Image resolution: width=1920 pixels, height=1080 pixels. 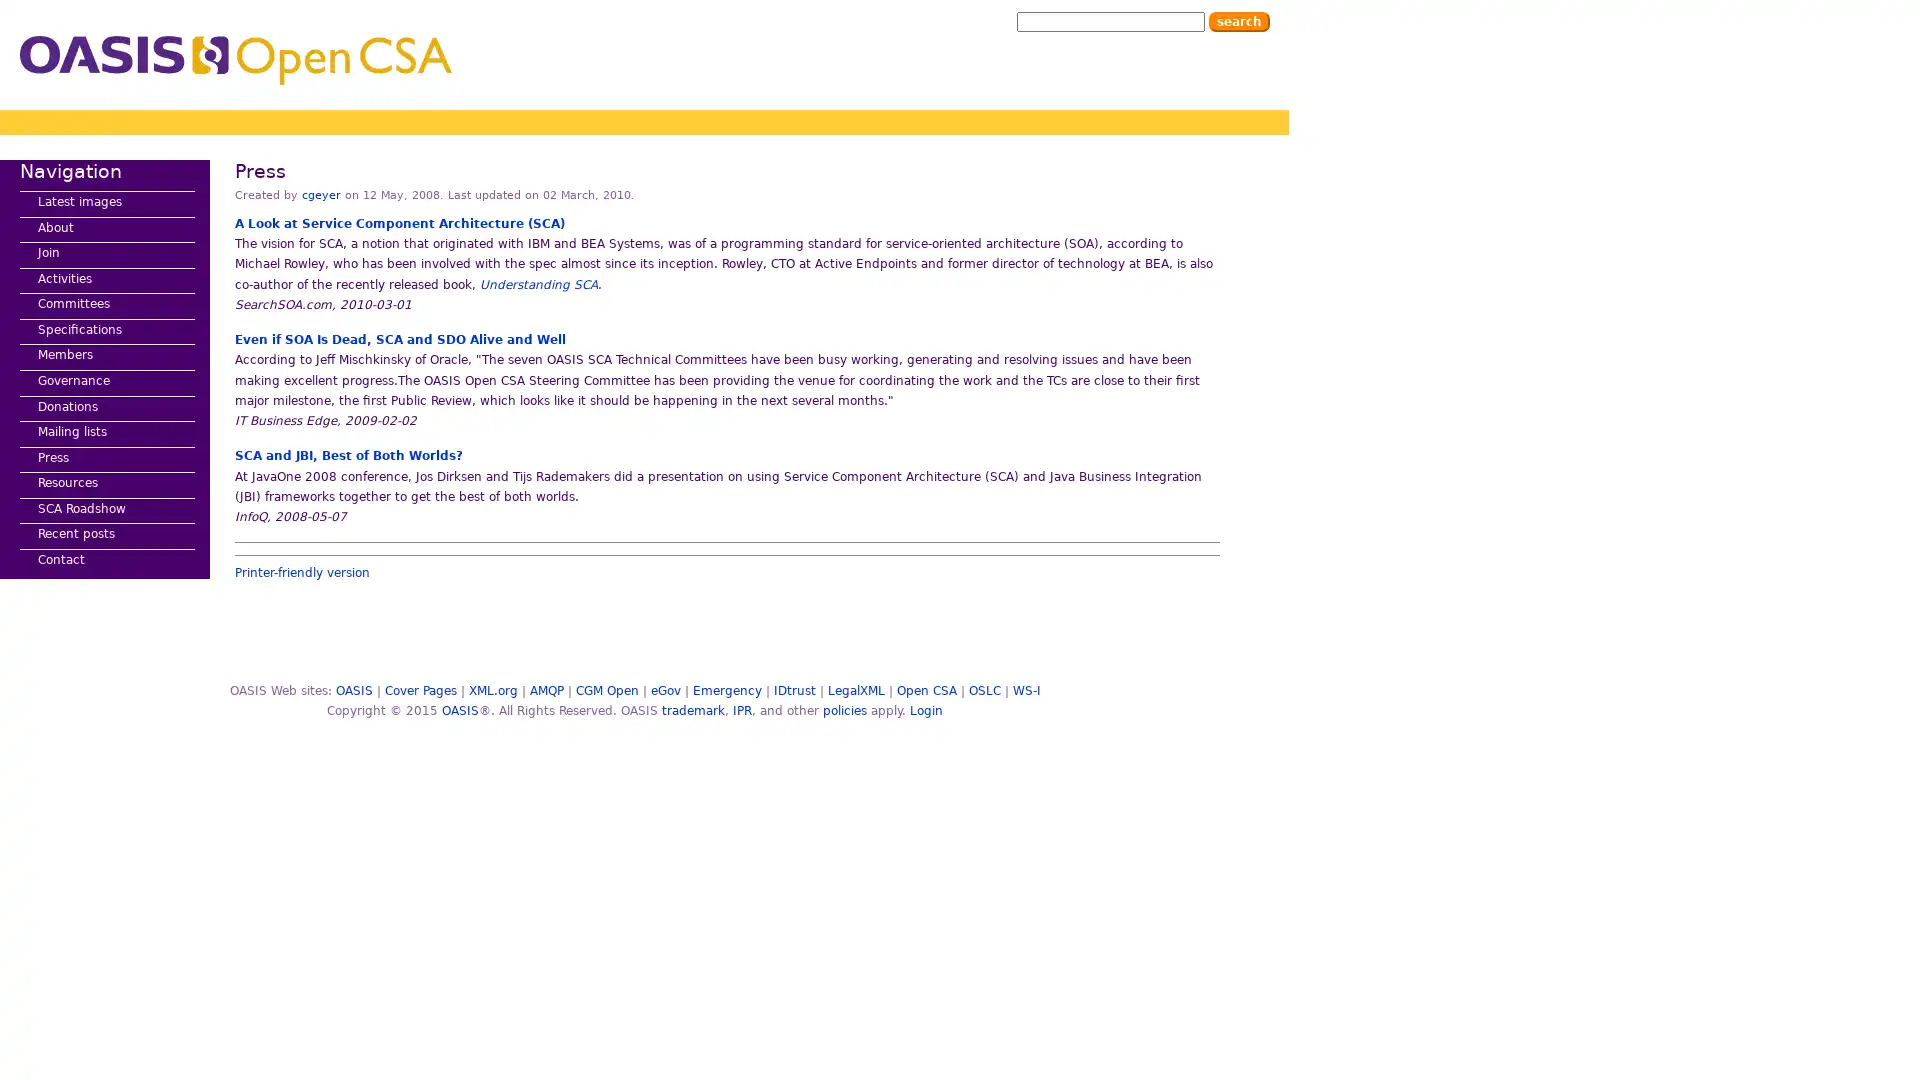 What do you see at coordinates (1238, 22) in the screenshot?
I see `Search` at bounding box center [1238, 22].